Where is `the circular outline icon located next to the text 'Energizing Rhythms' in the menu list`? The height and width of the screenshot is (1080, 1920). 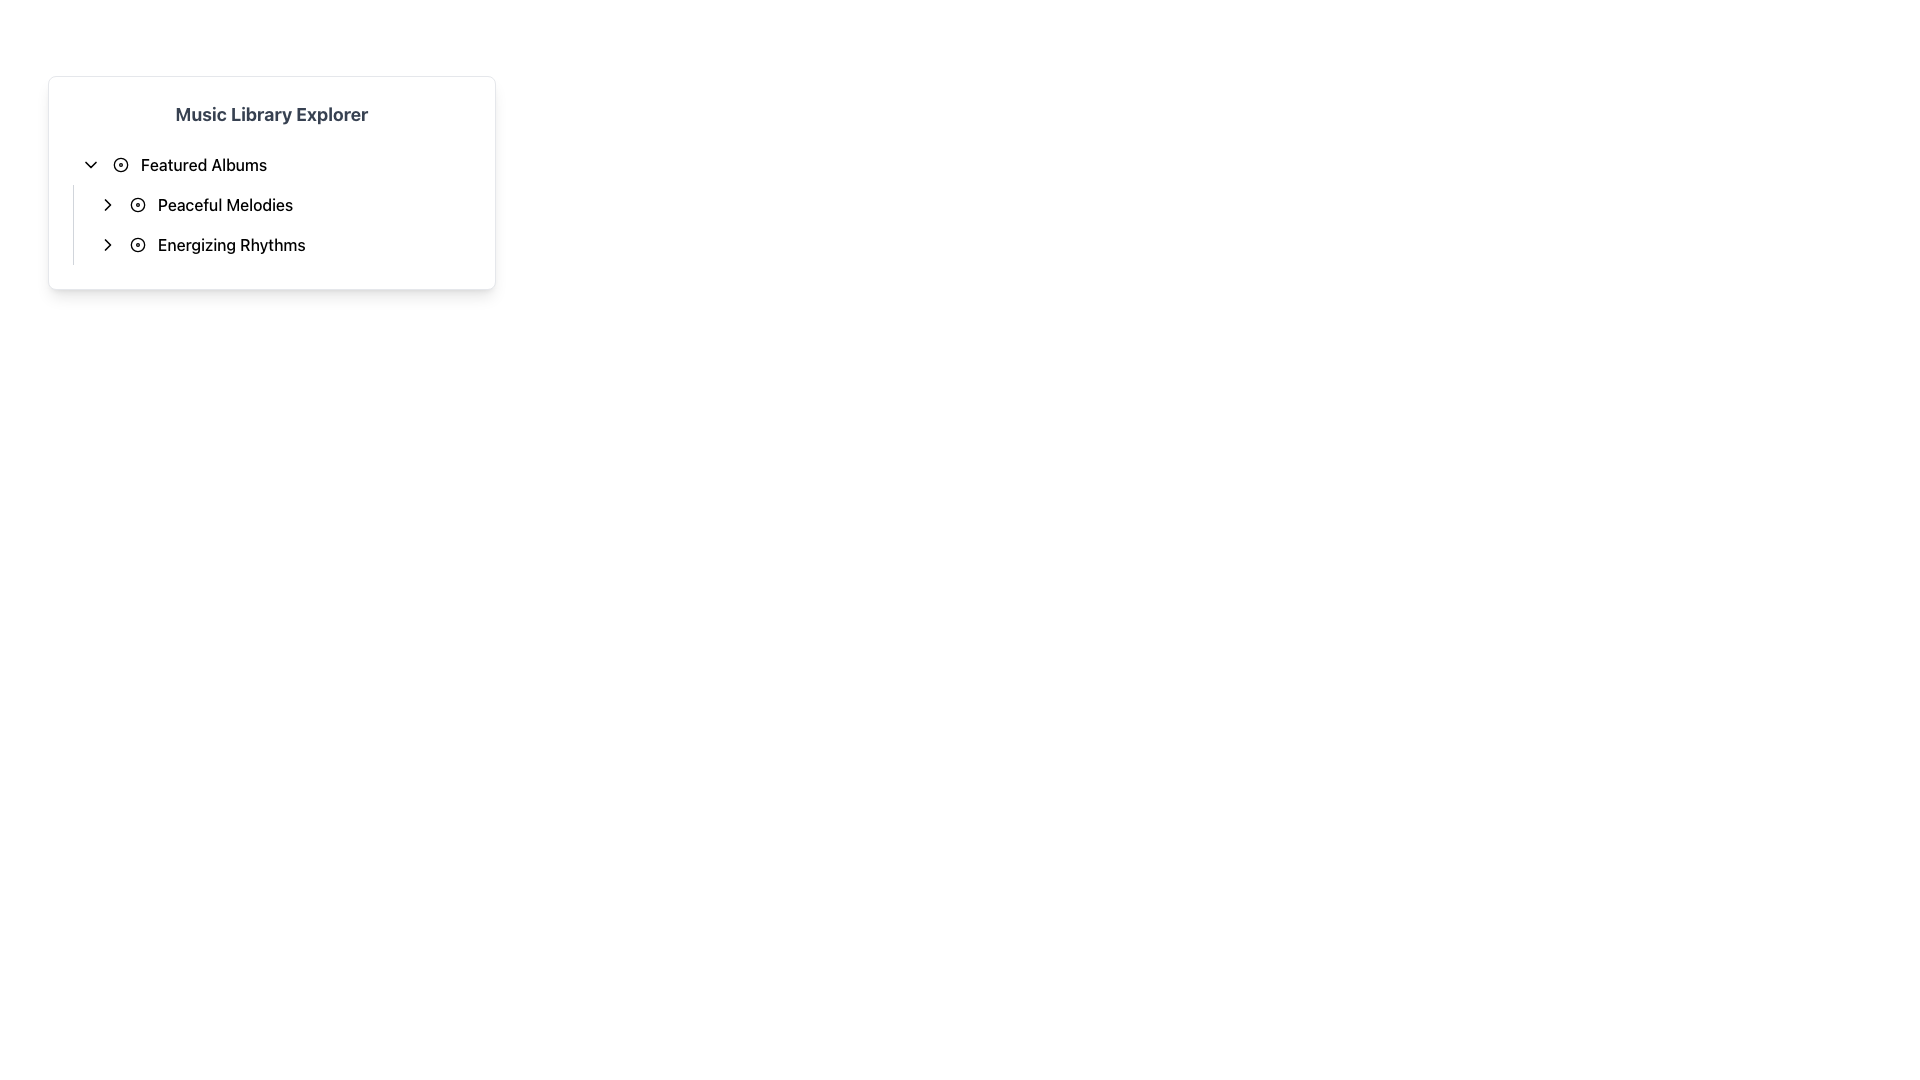
the circular outline icon located next to the text 'Energizing Rhythms' in the menu list is located at coordinates (137, 244).